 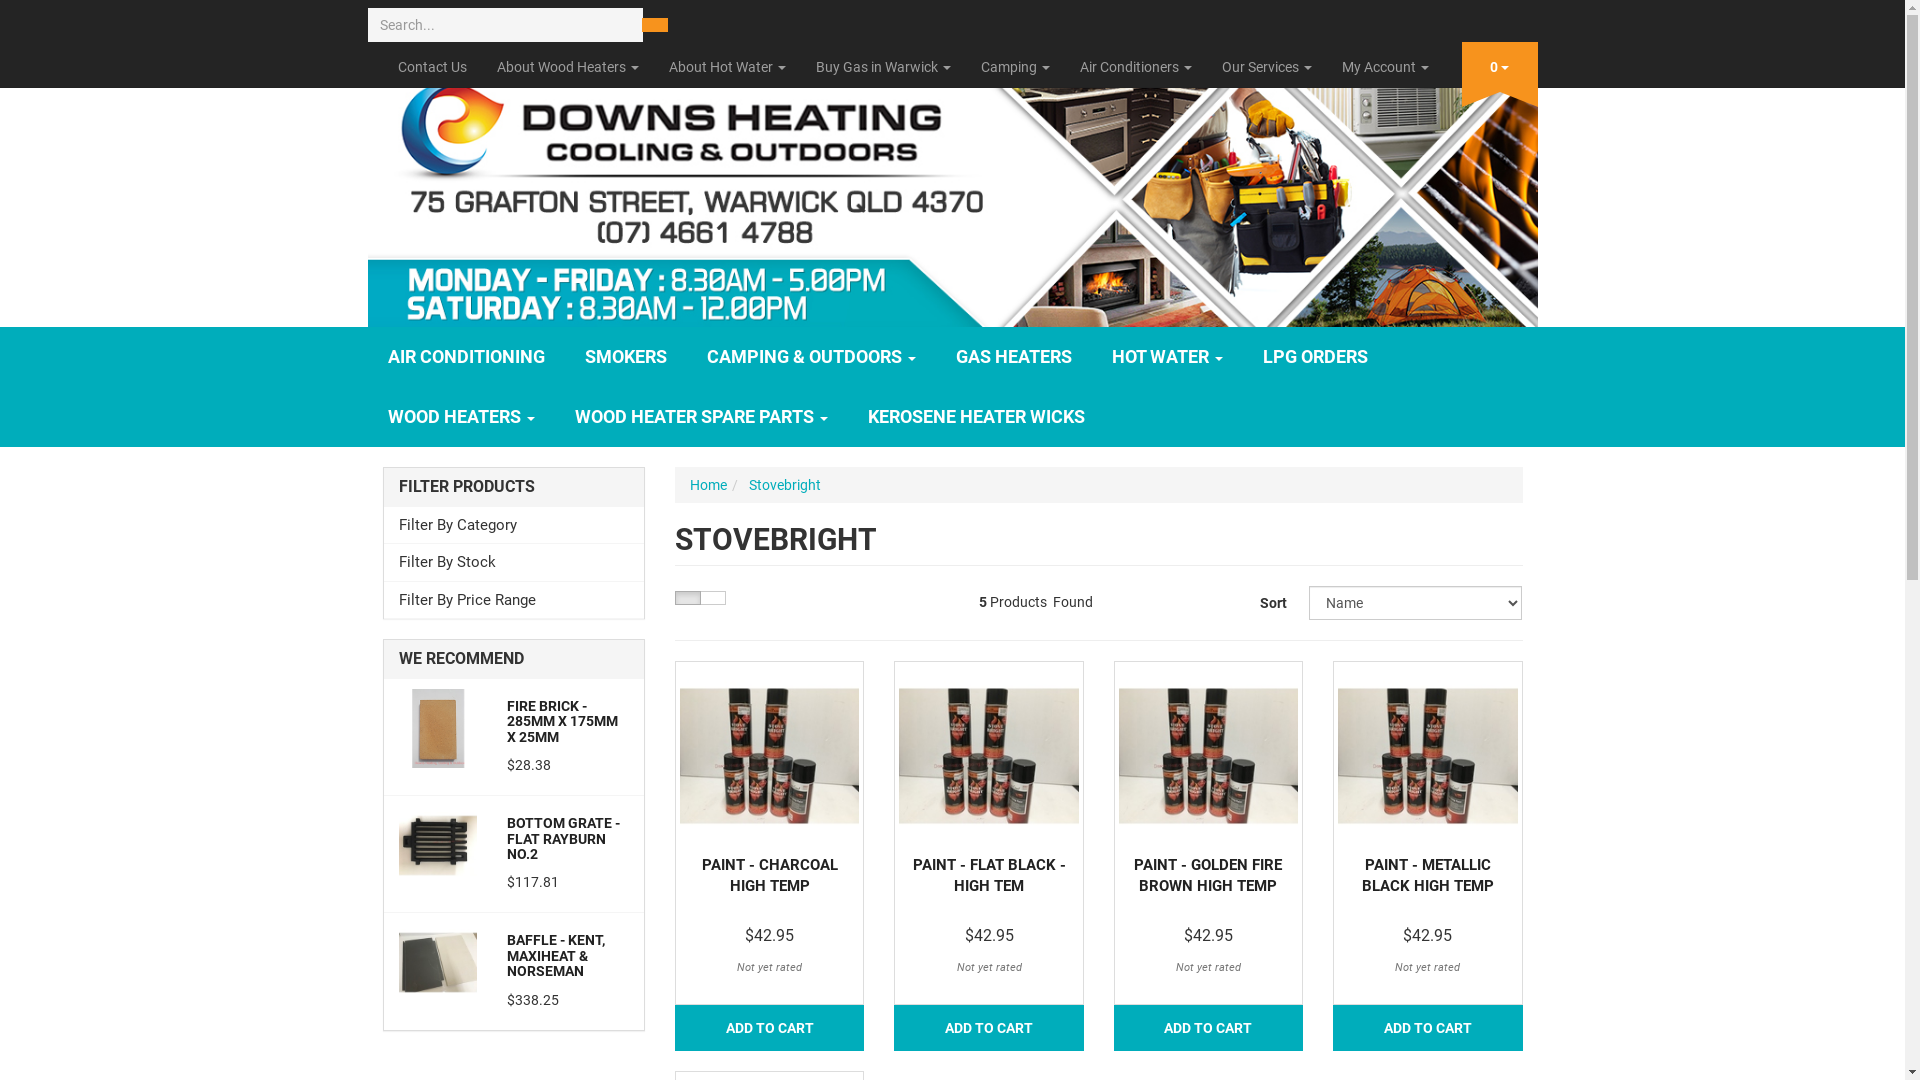 I want to click on 'SMOKERS', so click(x=623, y=356).